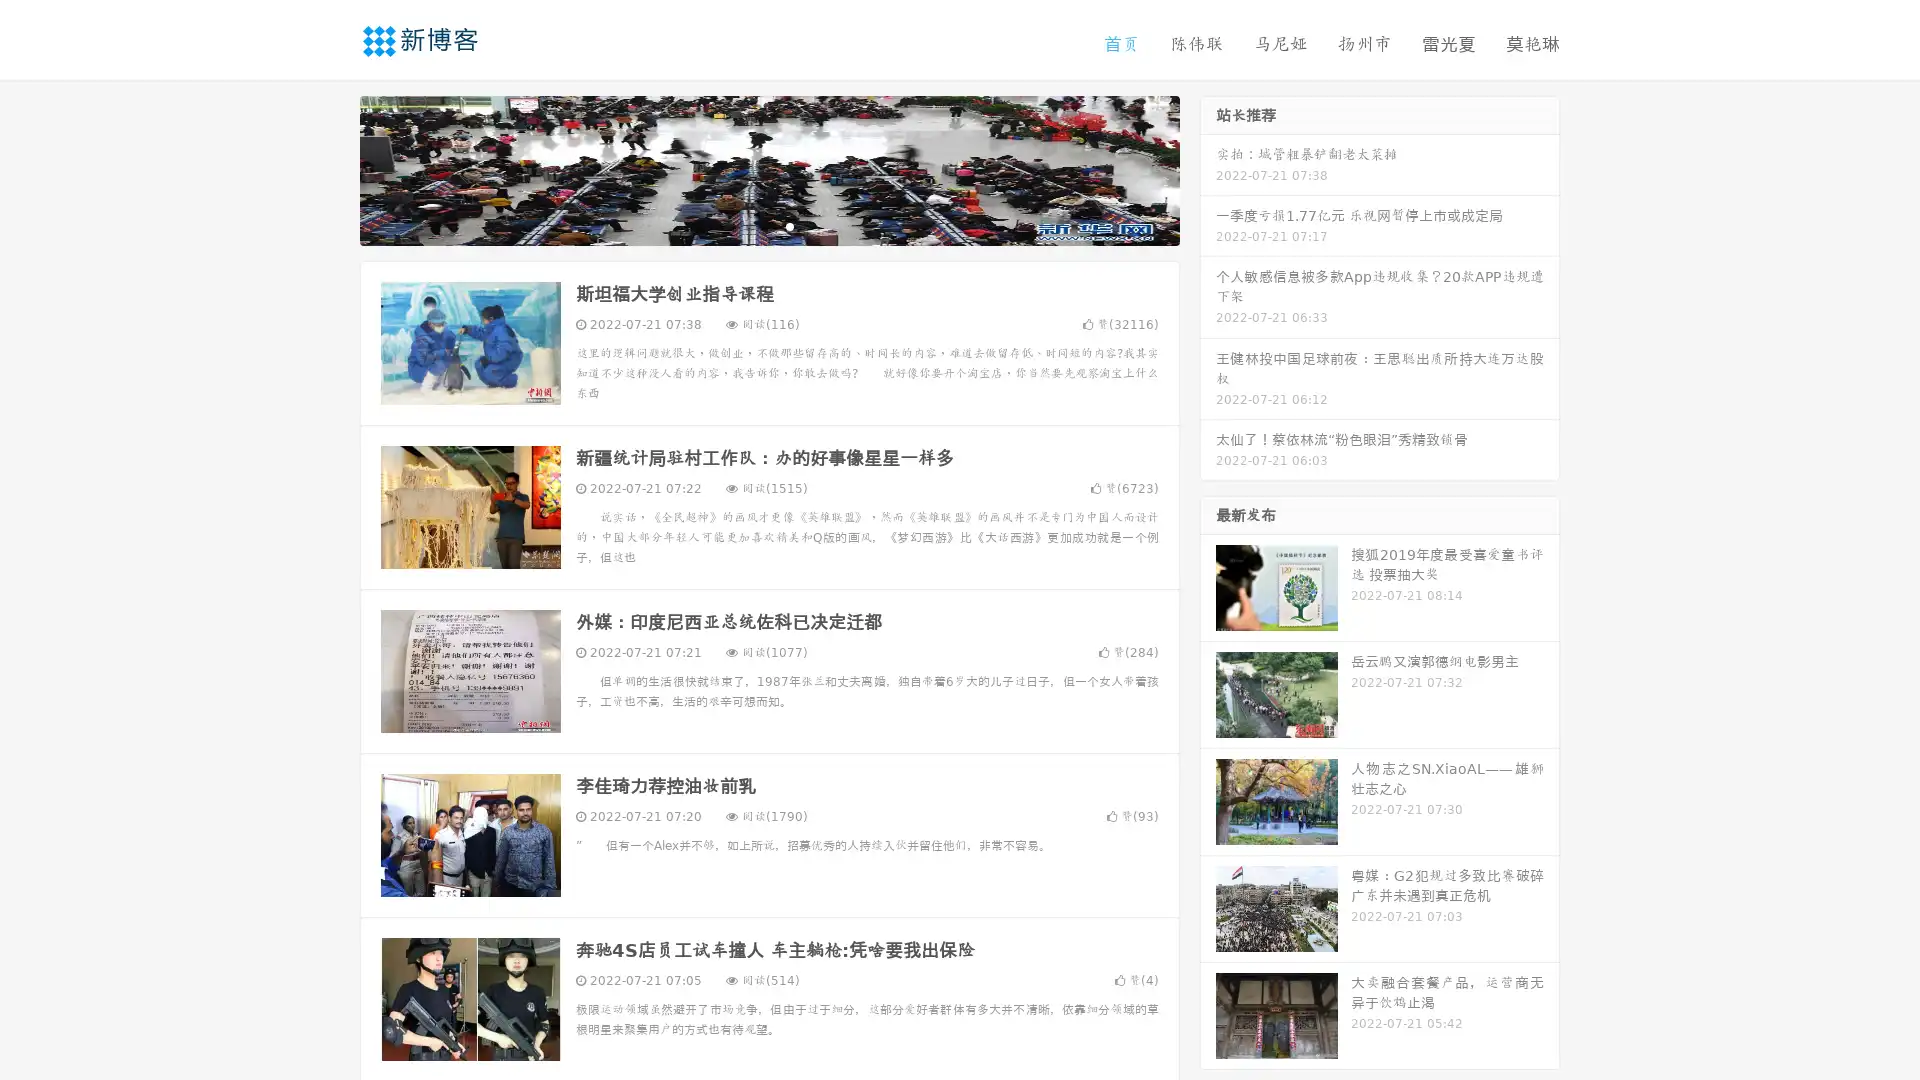  Describe the element at coordinates (768, 225) in the screenshot. I see `Go to slide 2` at that location.